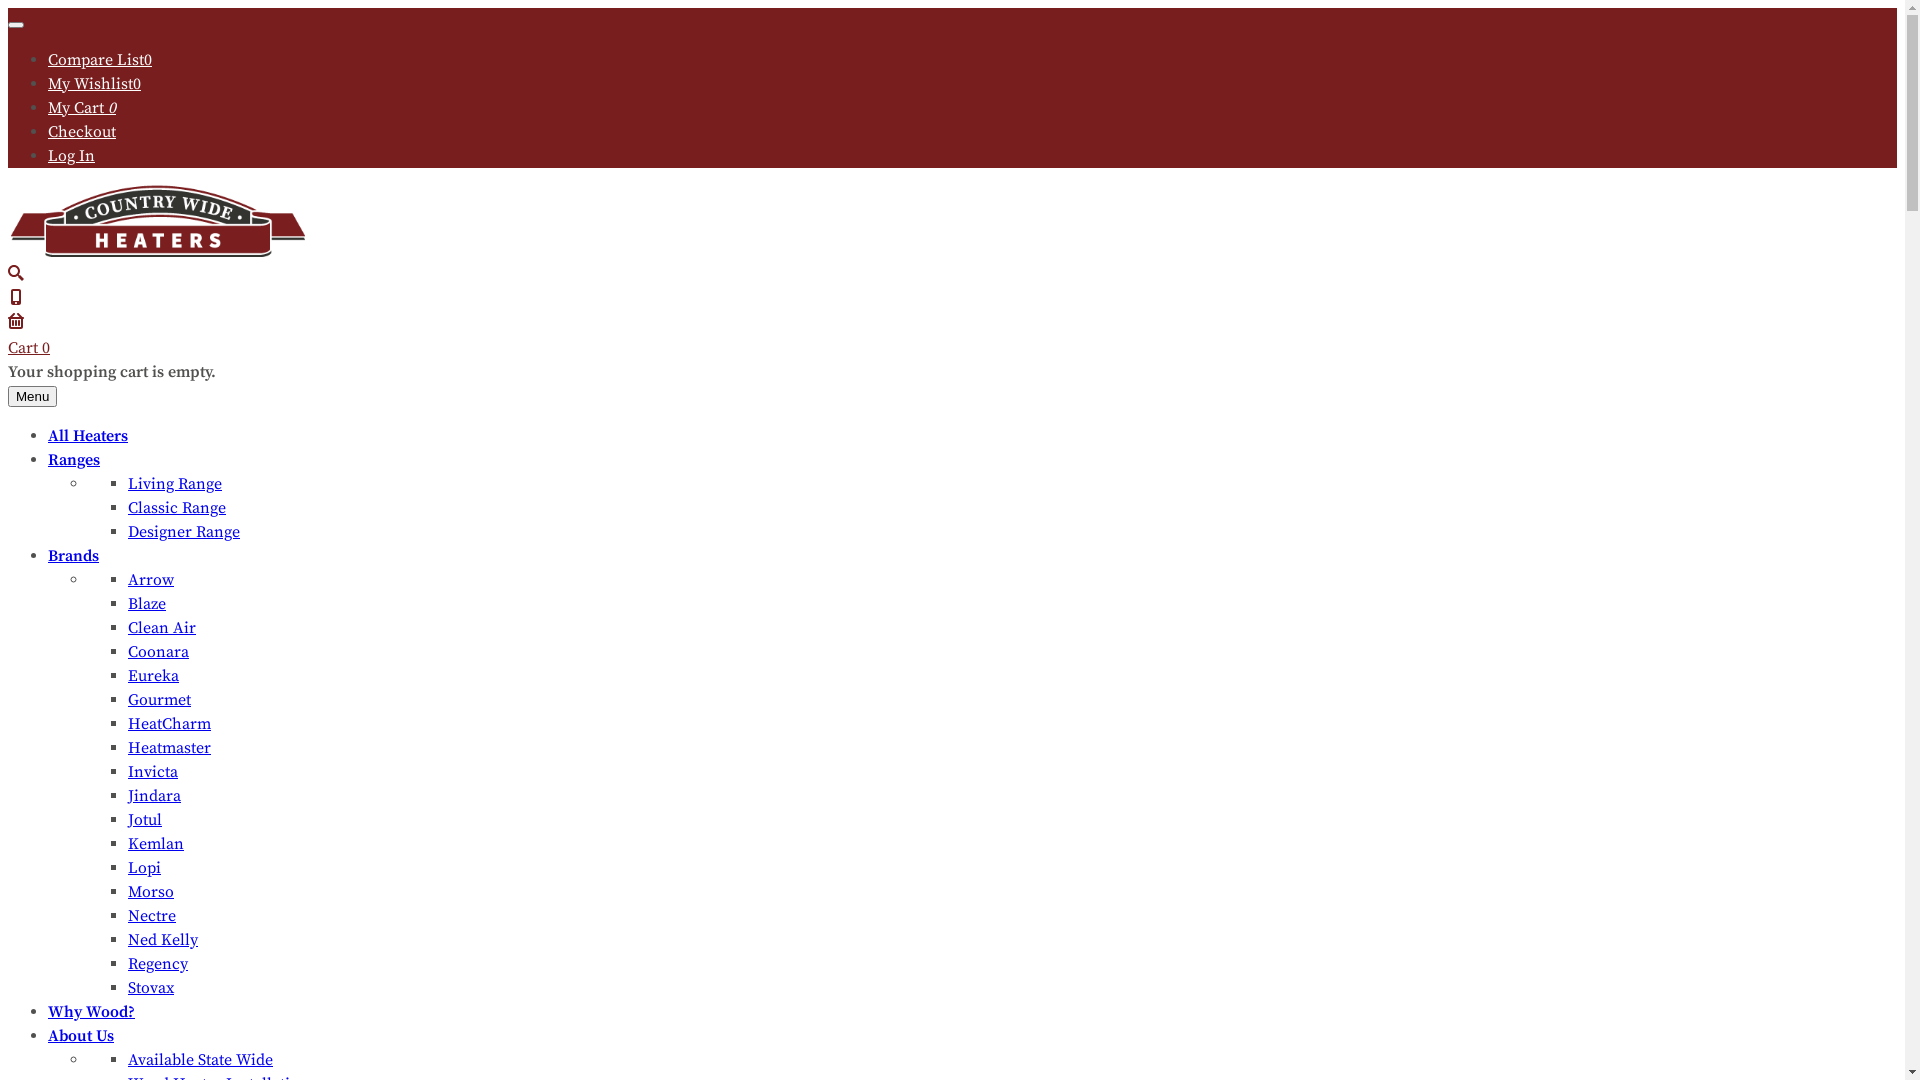 This screenshot has width=1920, height=1080. Describe the element at coordinates (146, 603) in the screenshot. I see `'Blaze'` at that location.